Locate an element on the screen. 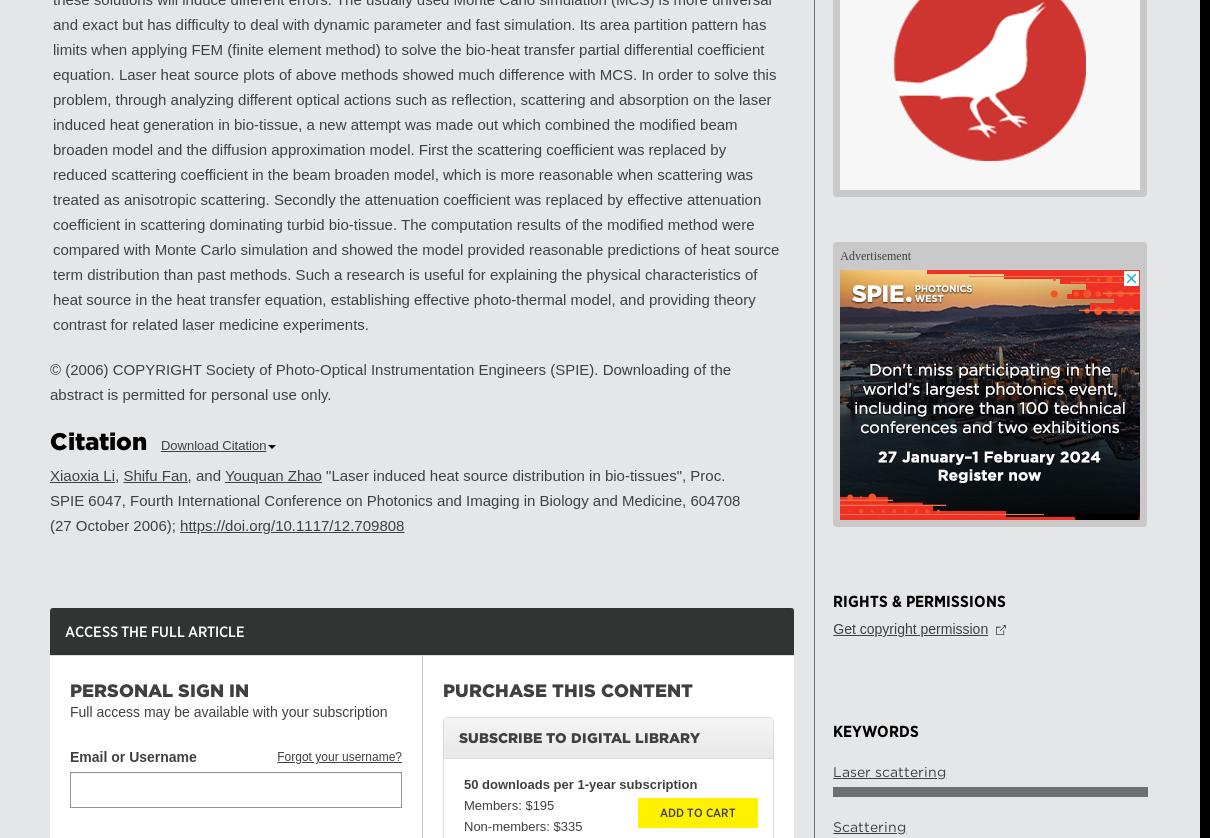 This screenshot has width=1210, height=838. 'ACCESS THE FULL ARTICLE' is located at coordinates (155, 630).